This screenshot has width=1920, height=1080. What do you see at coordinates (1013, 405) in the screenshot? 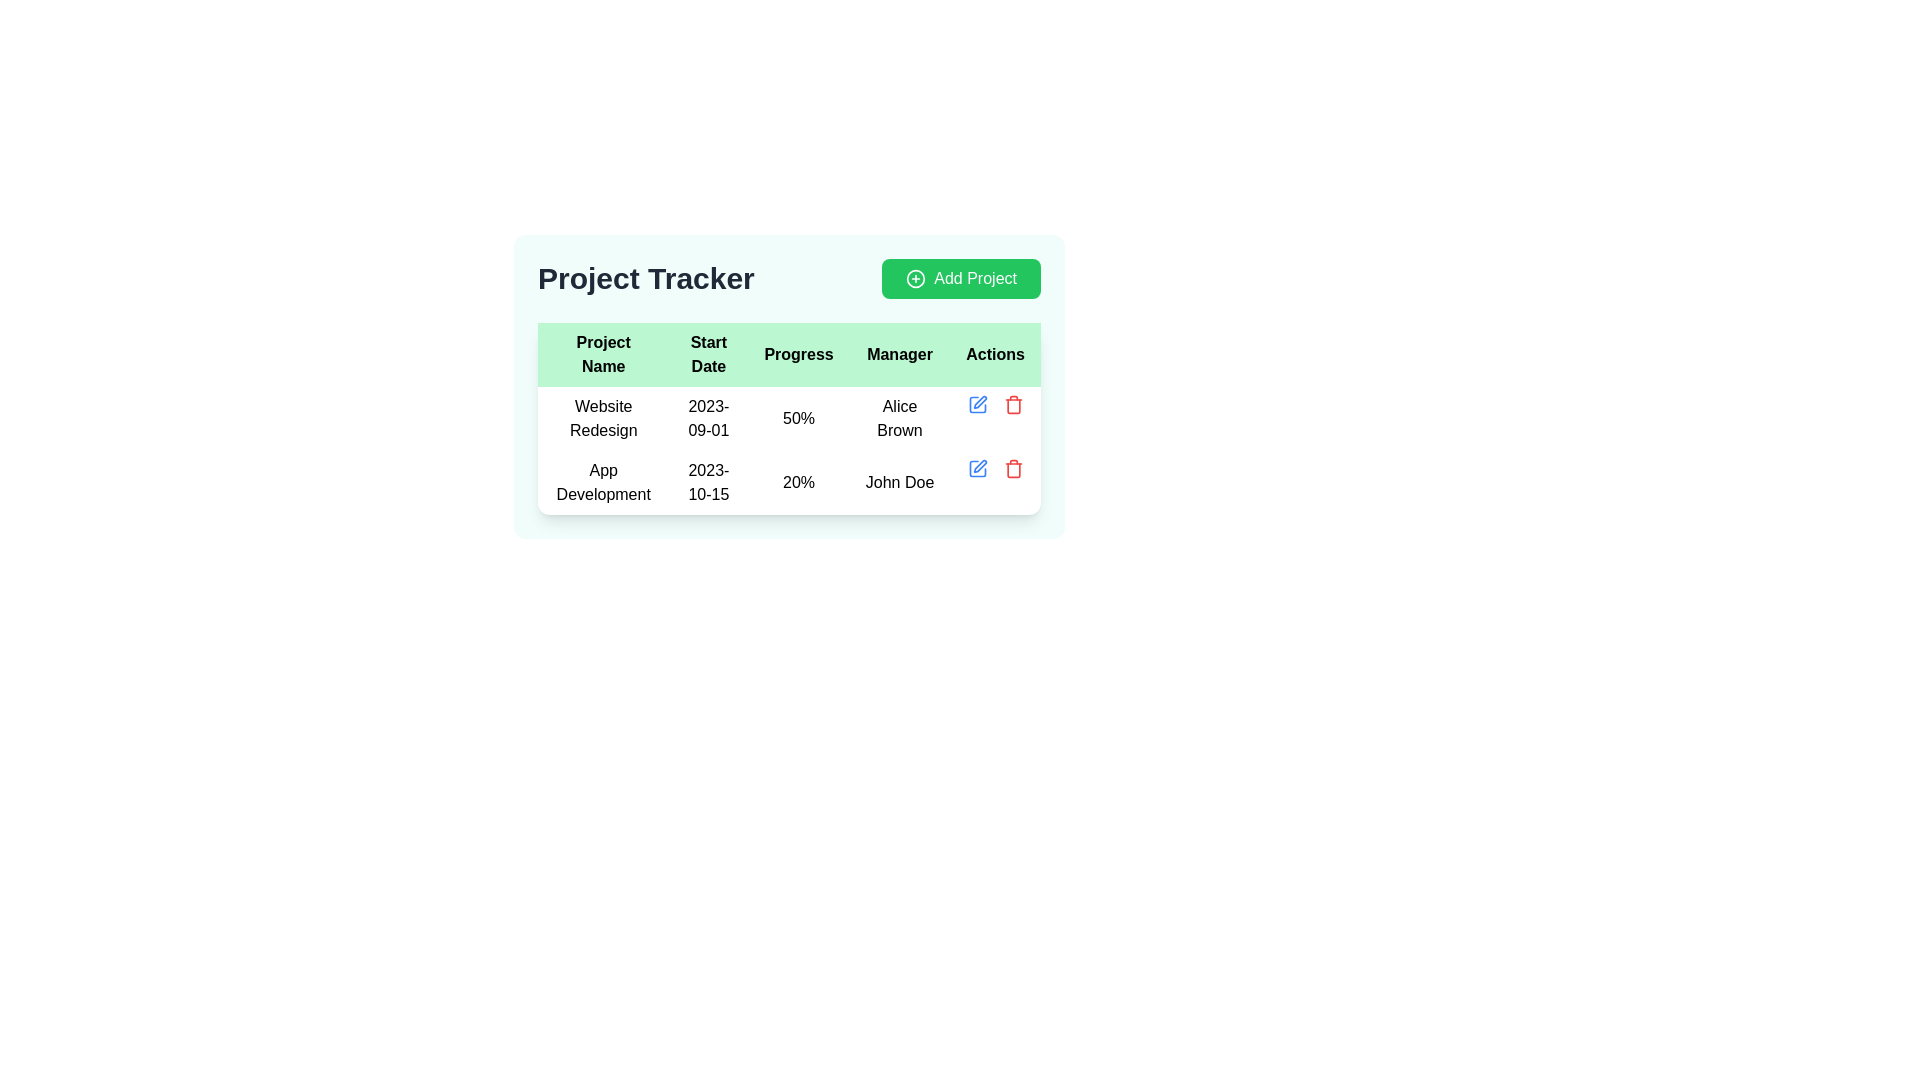
I see `the red trash can icon located at the rightmost side of the actions column in the second row of the table for the project 'App Development' to trigger a tooltip or hover effect` at bounding box center [1013, 405].